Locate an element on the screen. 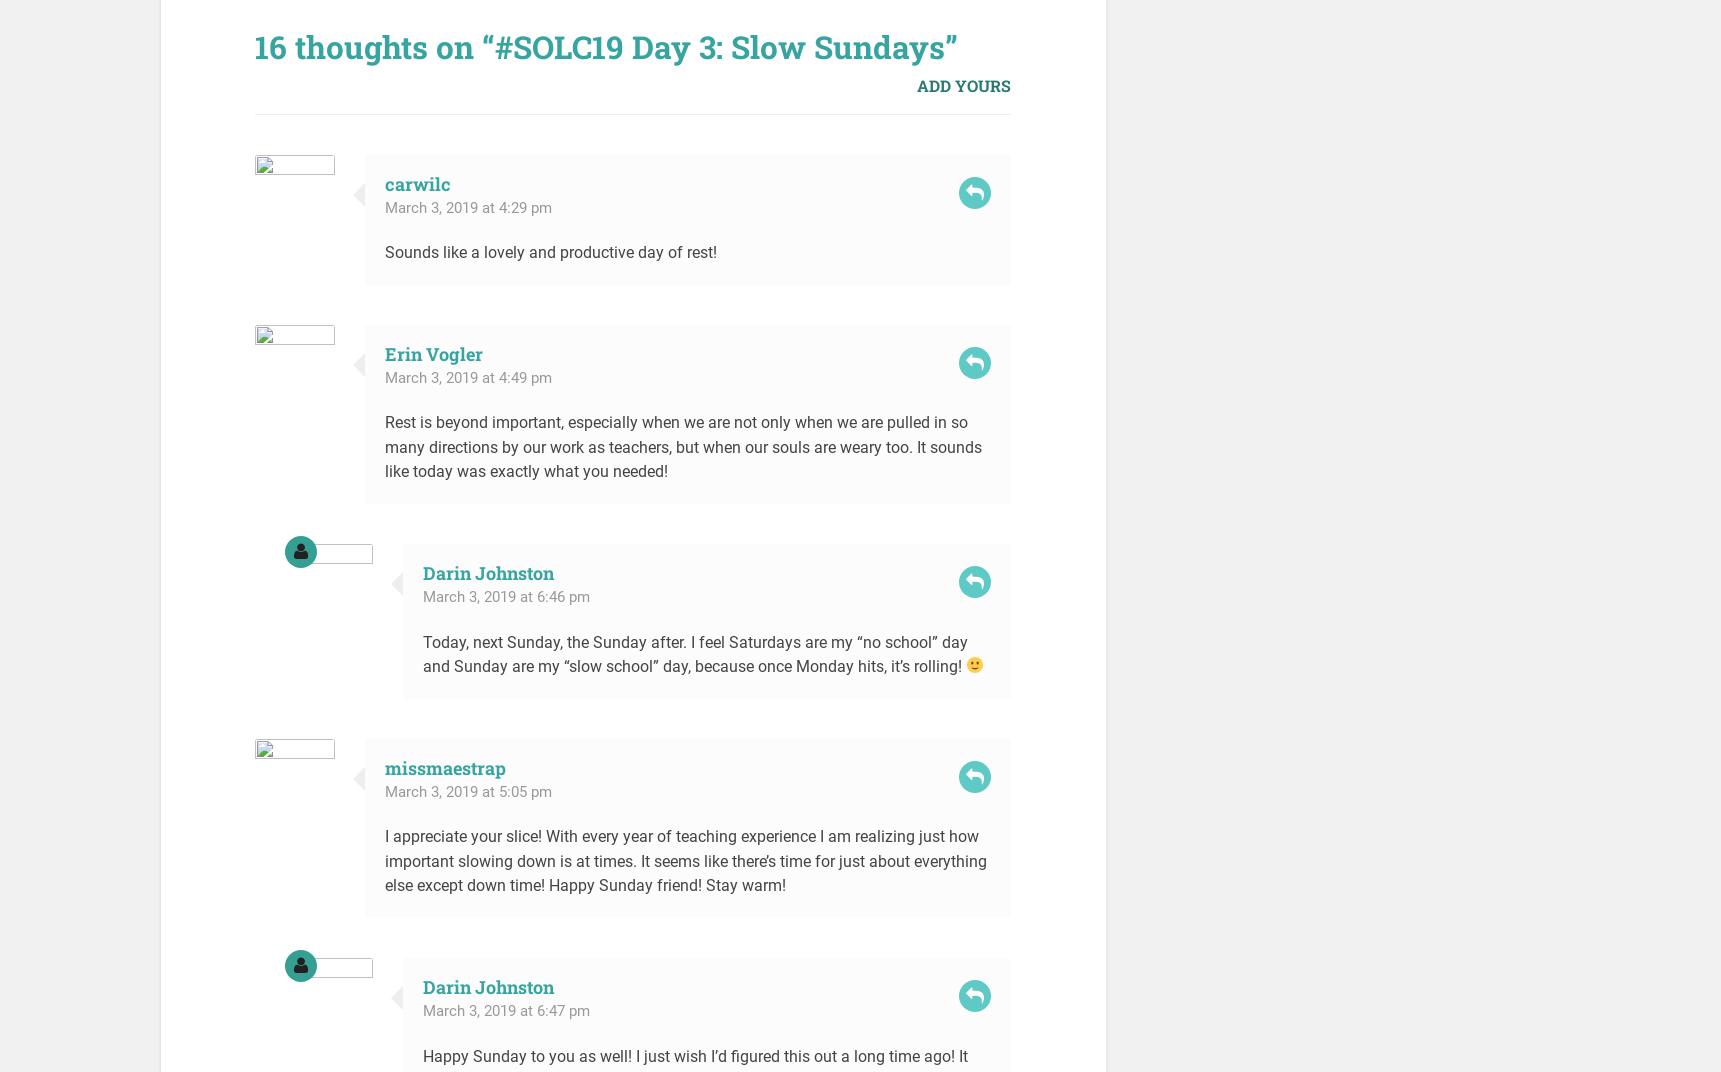  'March 3, 2019 at 5:05 pm' is located at coordinates (384, 791).